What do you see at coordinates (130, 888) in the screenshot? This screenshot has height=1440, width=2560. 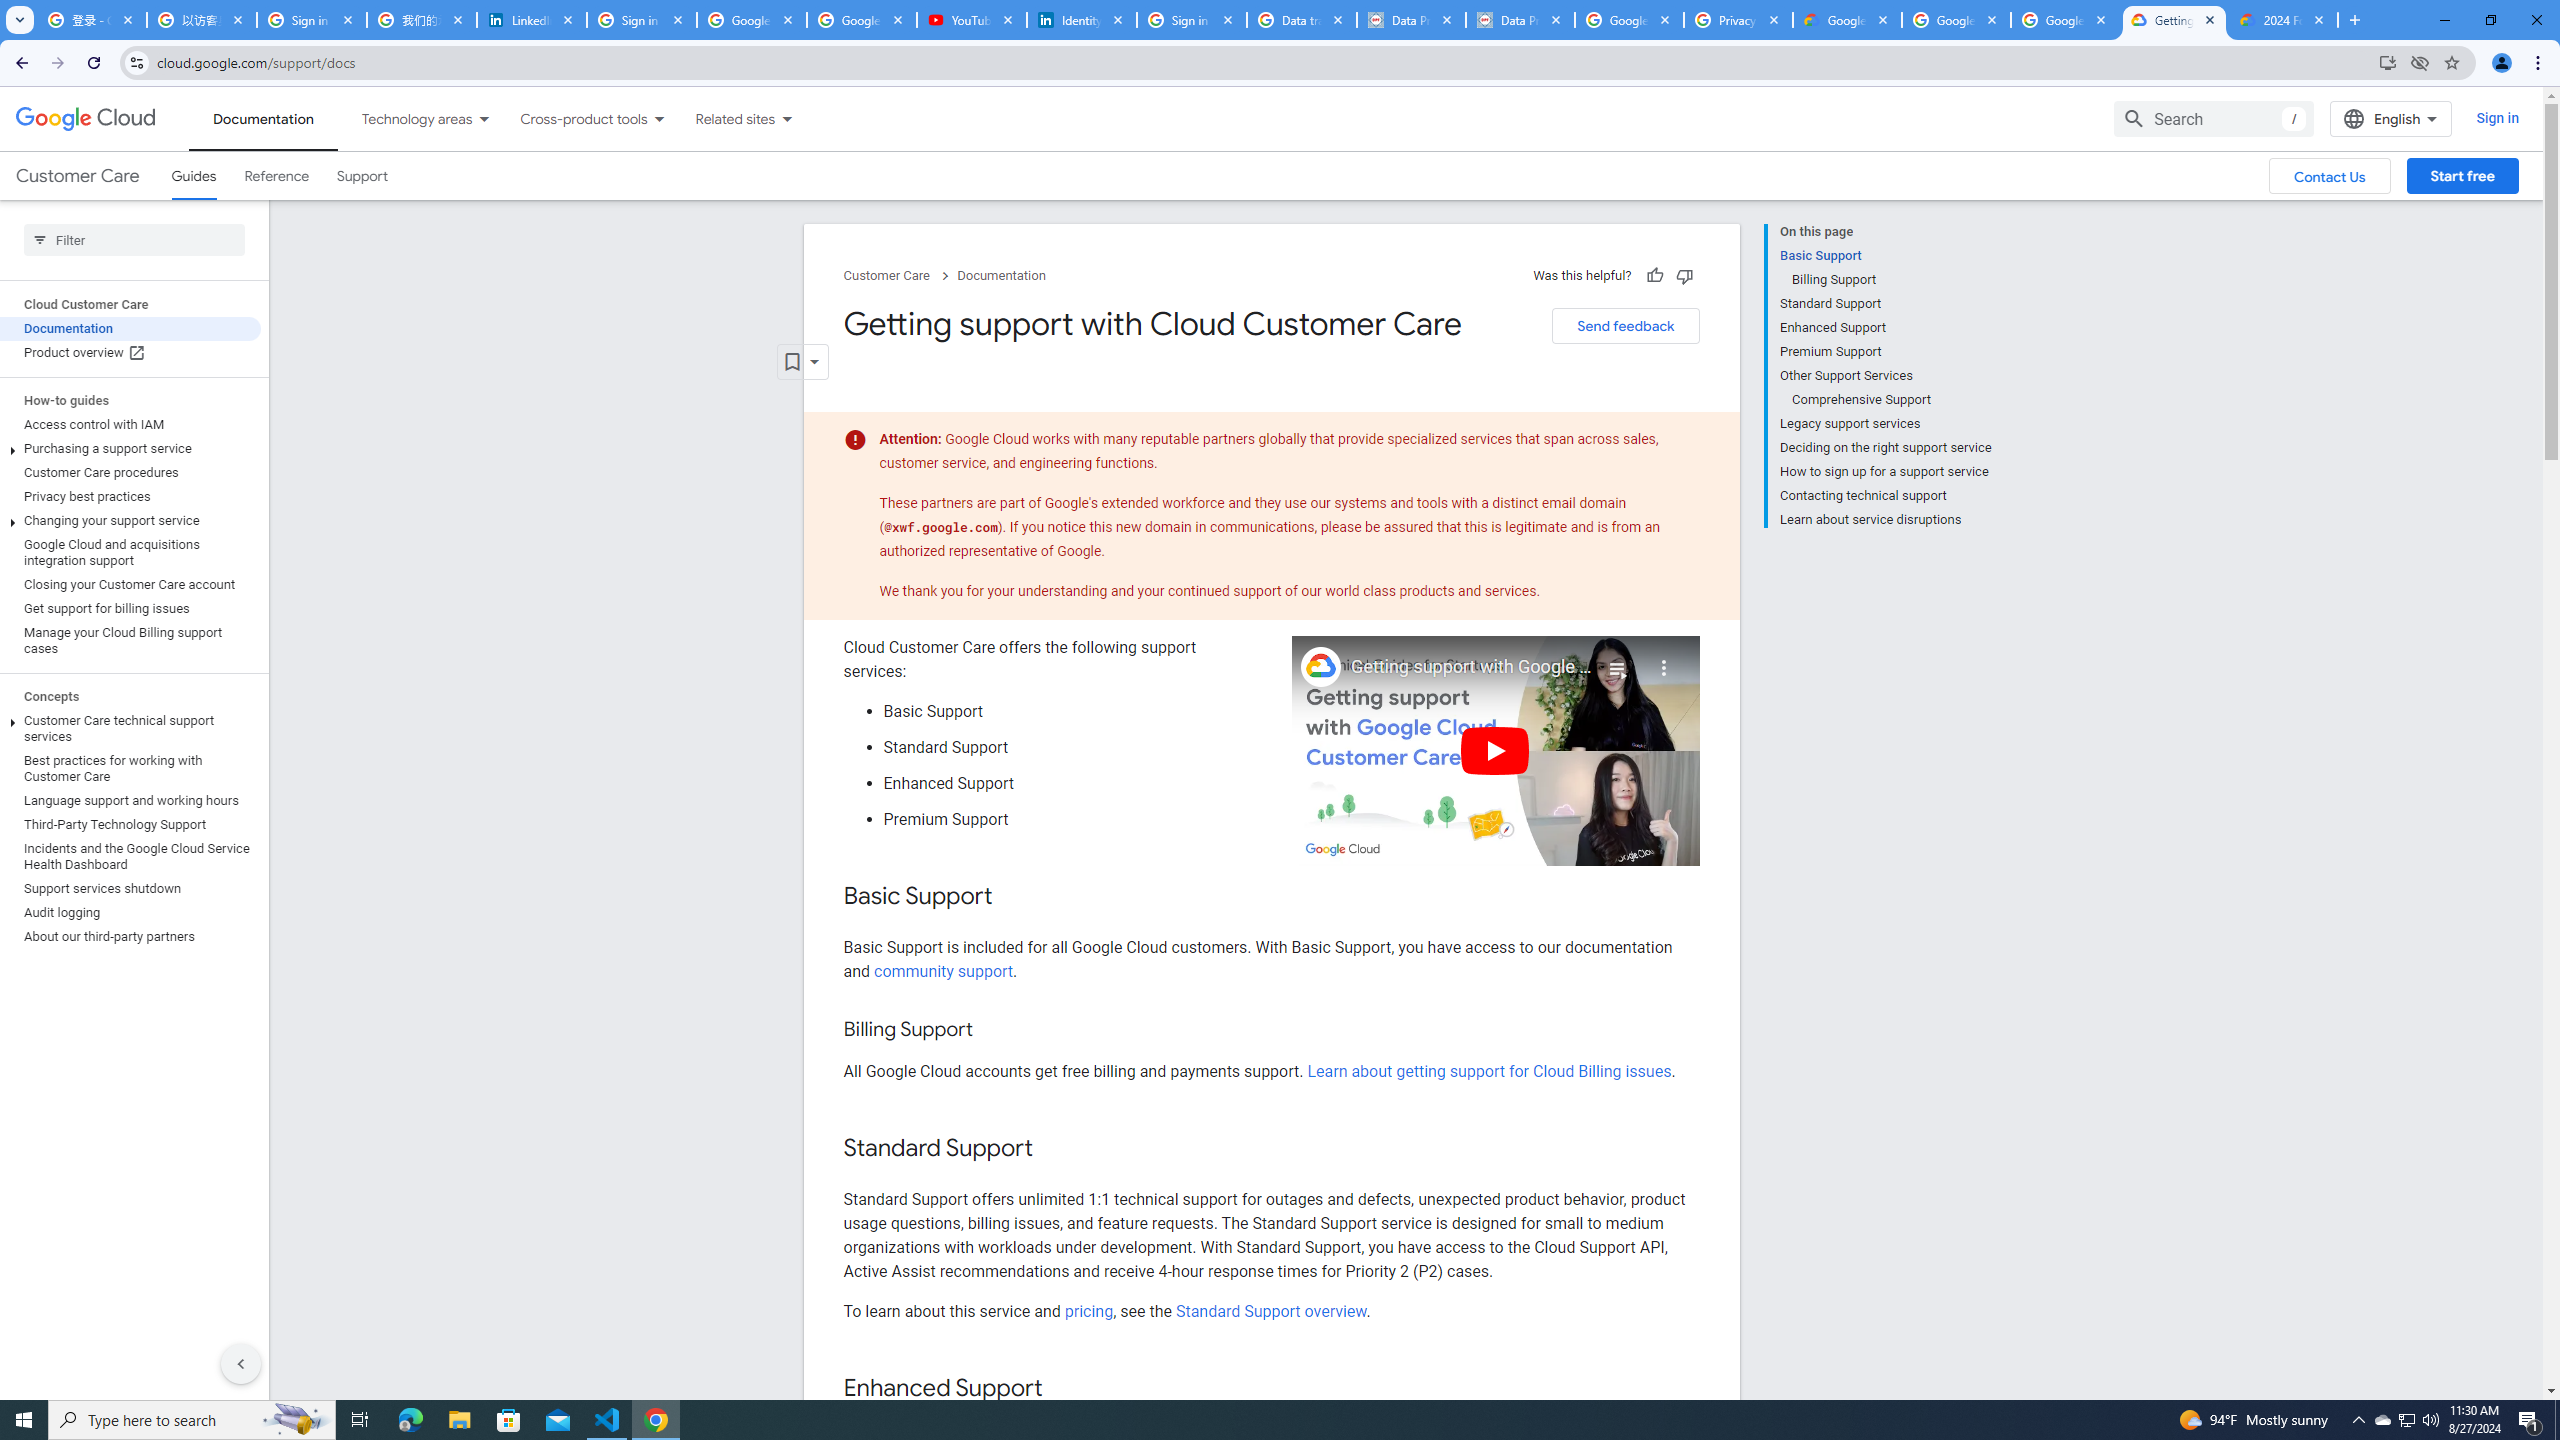 I see `'Support services shutdown'` at bounding box center [130, 888].